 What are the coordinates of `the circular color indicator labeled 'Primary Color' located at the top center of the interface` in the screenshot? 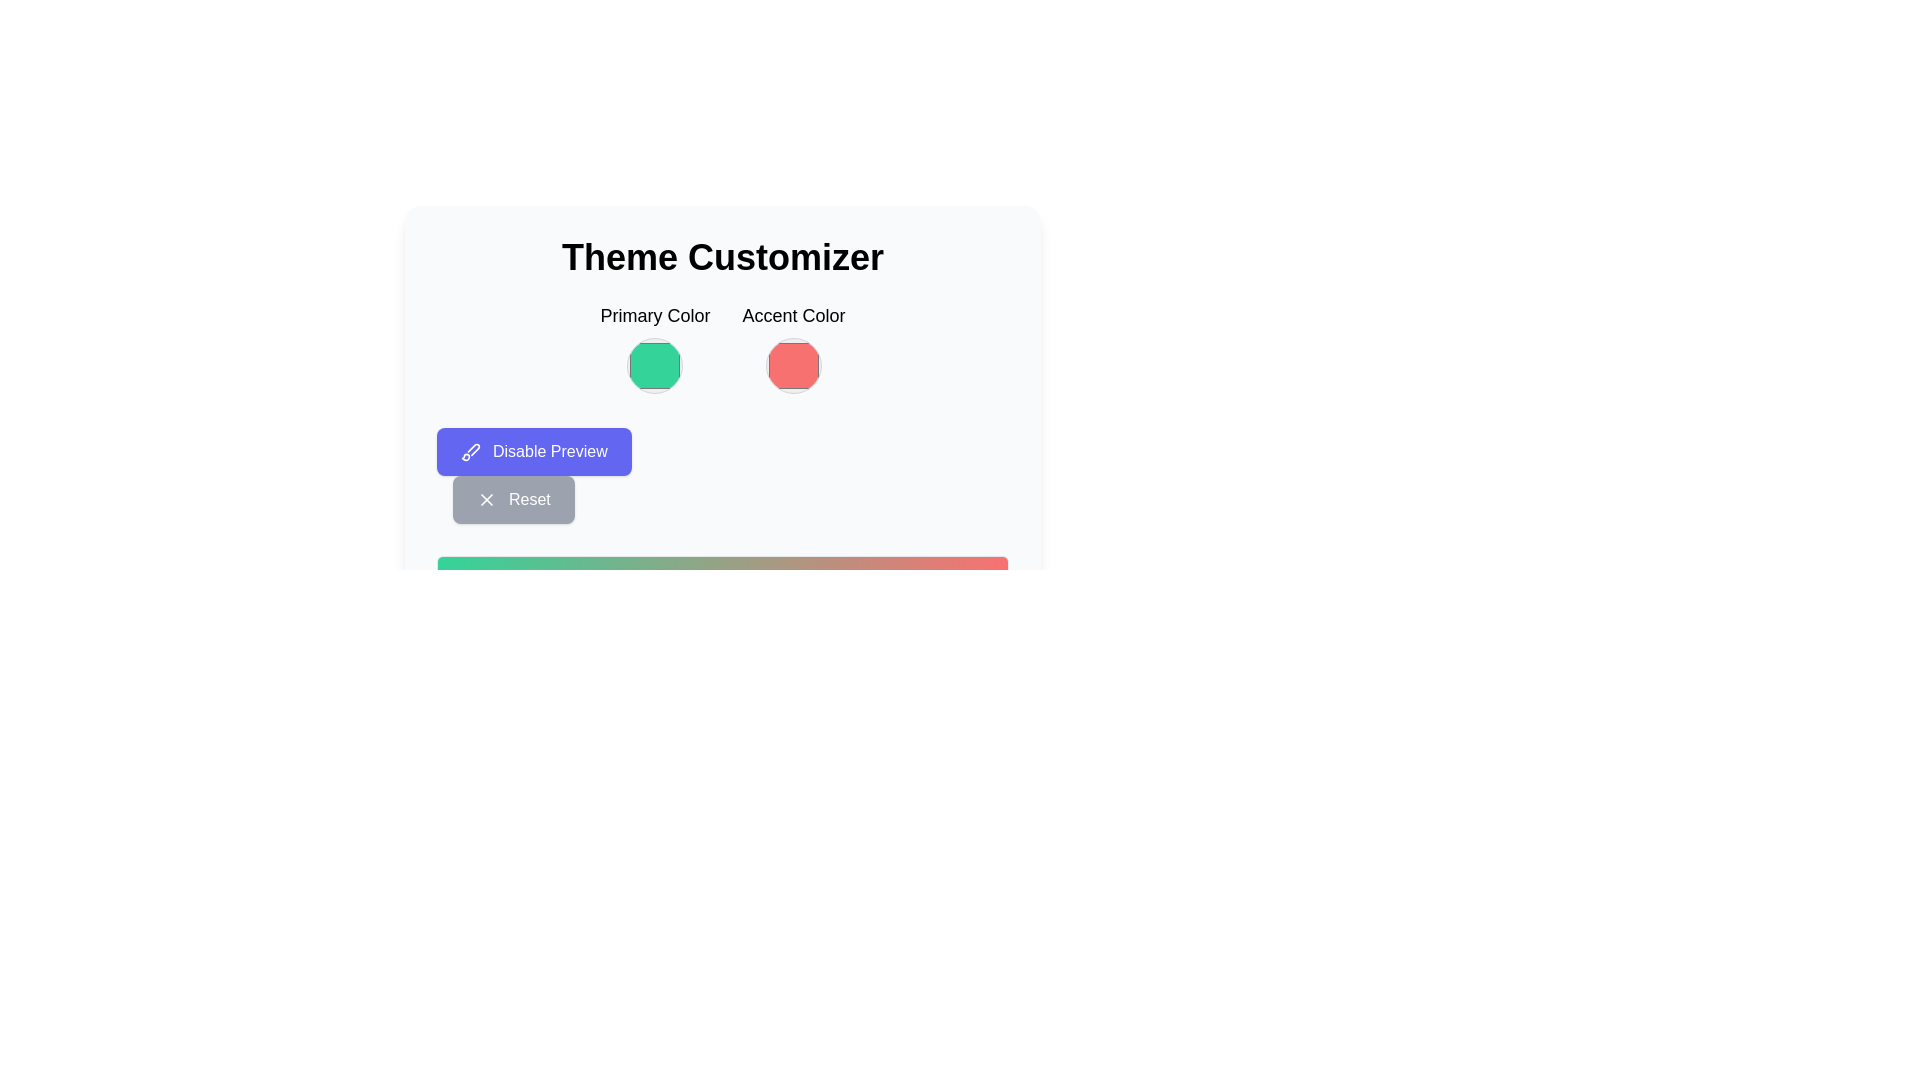 It's located at (655, 347).